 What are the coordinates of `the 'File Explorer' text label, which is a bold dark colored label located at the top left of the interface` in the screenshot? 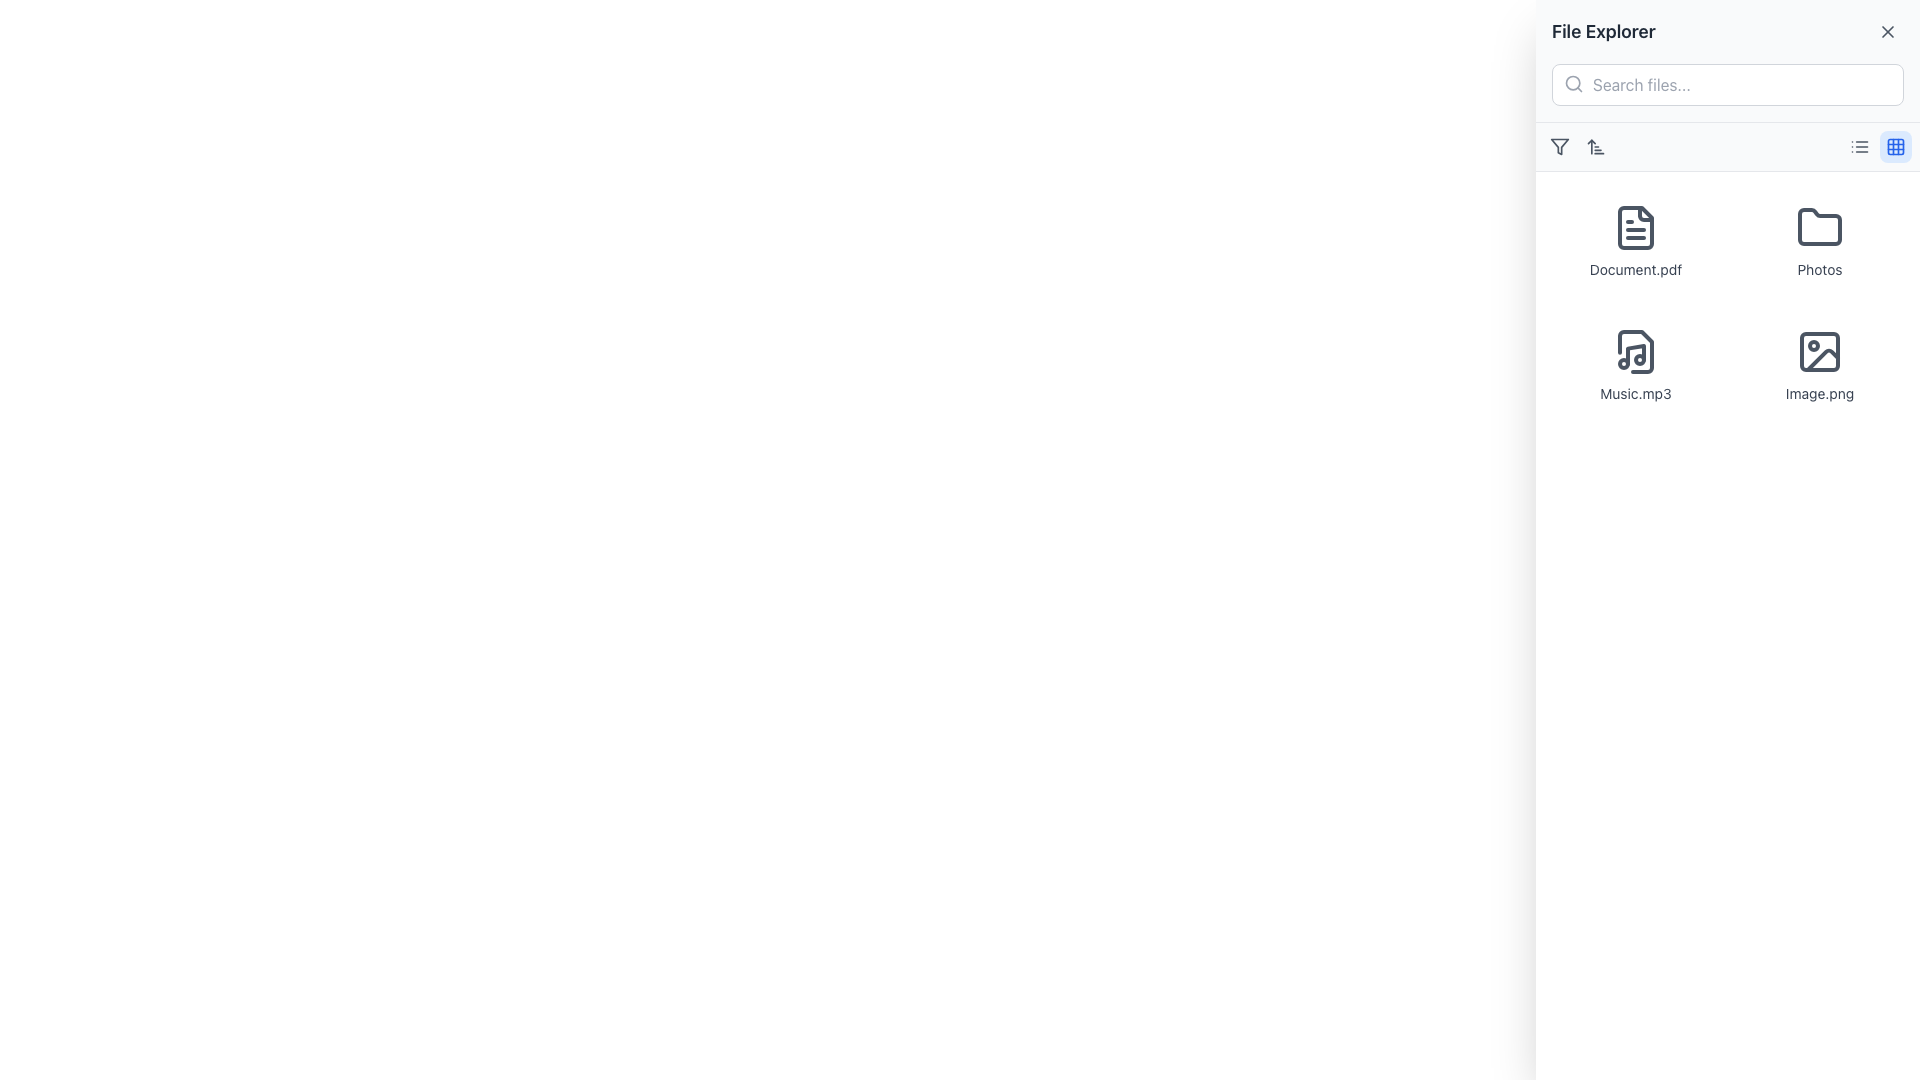 It's located at (1603, 31).